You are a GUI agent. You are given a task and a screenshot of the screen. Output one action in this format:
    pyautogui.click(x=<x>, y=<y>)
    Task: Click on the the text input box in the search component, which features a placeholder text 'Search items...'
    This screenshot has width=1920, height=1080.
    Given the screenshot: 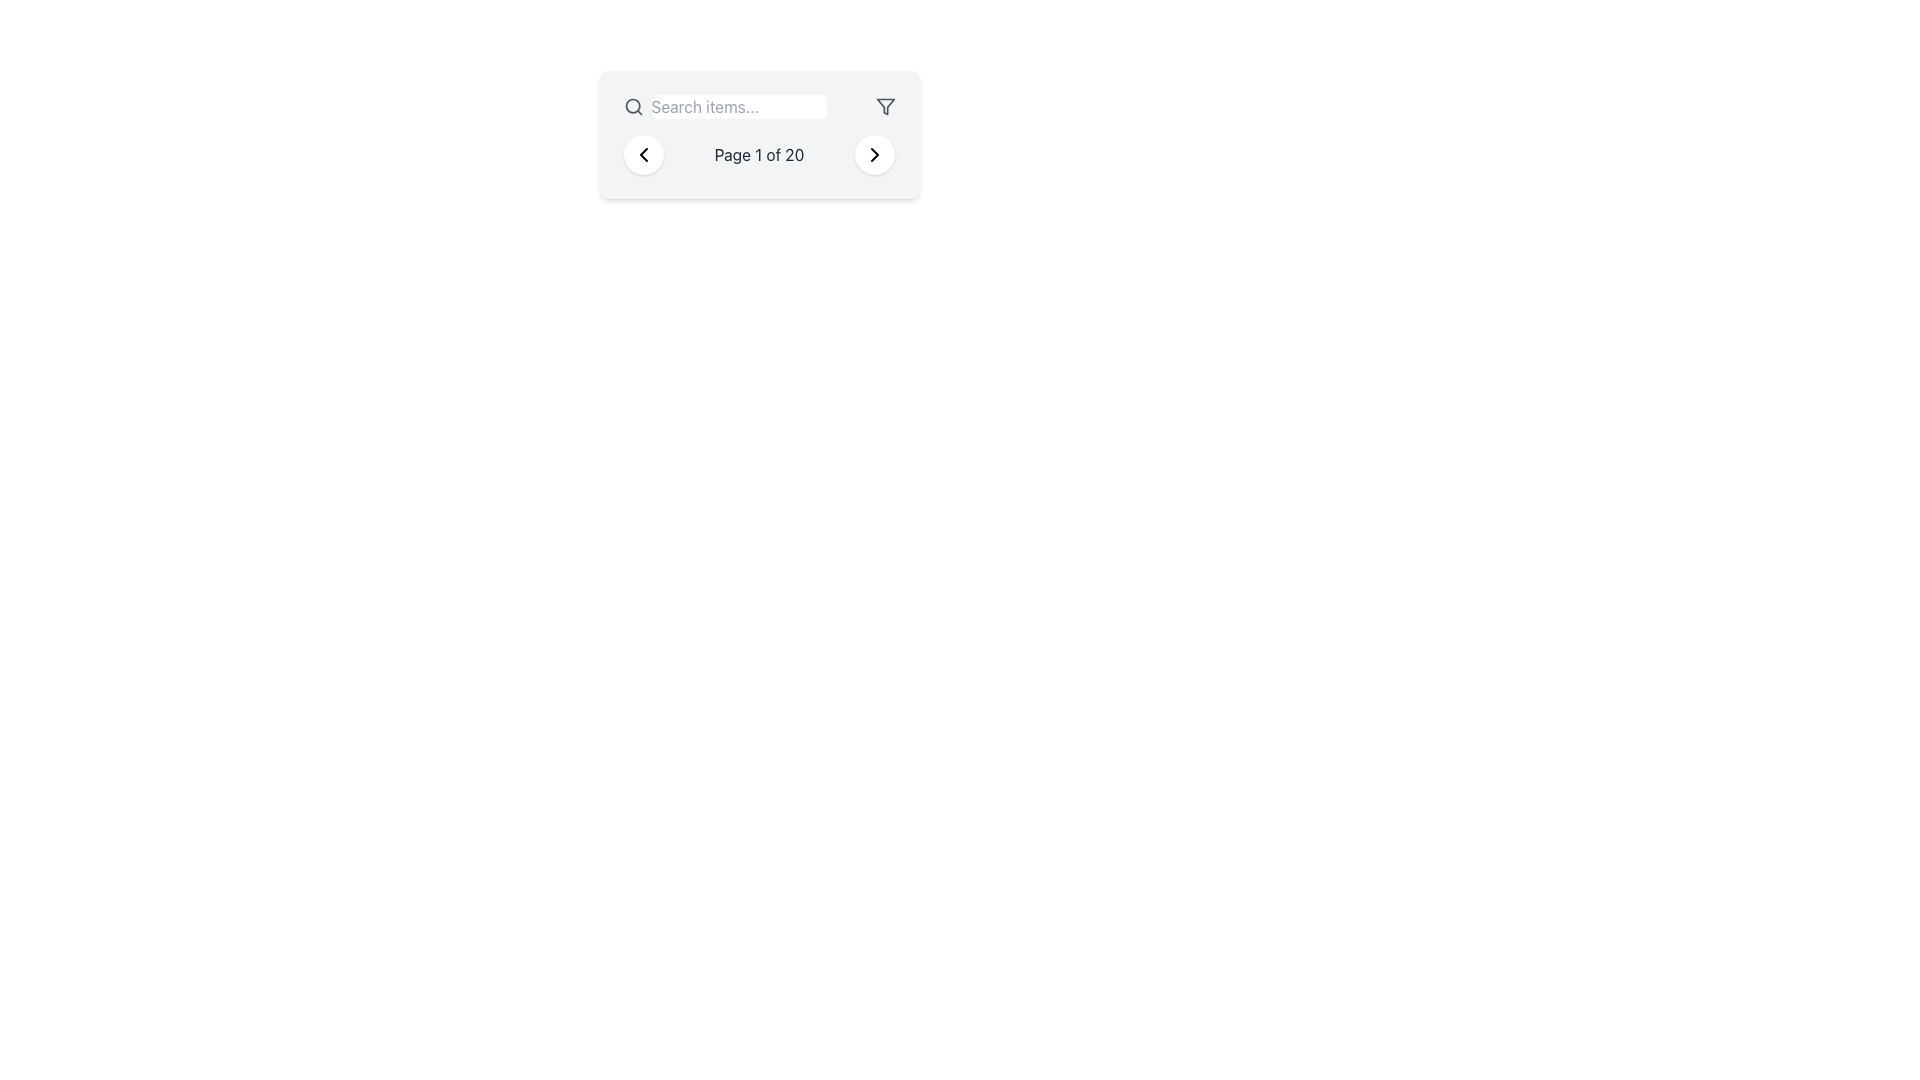 What is the action you would take?
    pyautogui.click(x=723, y=107)
    